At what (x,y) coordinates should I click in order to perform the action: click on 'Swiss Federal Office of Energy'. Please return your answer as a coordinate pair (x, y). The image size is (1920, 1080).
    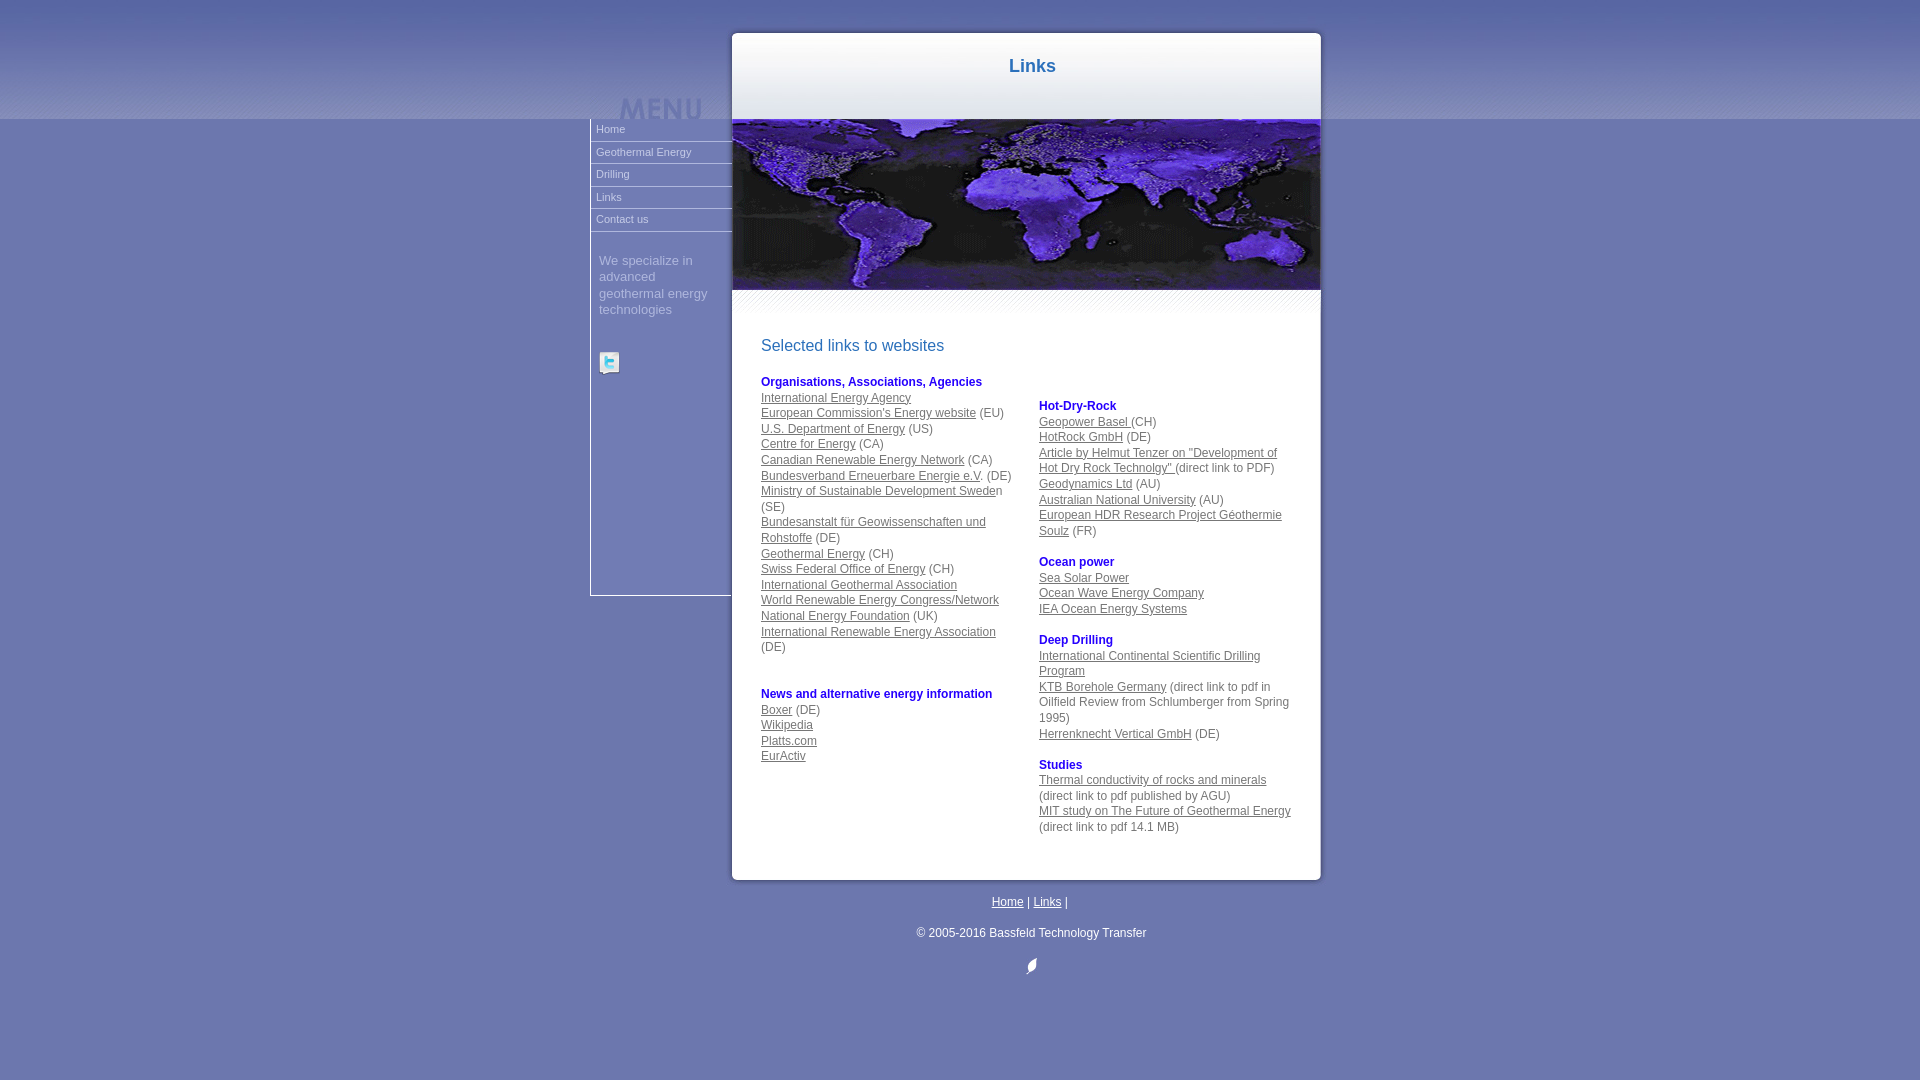
    Looking at the image, I should click on (760, 569).